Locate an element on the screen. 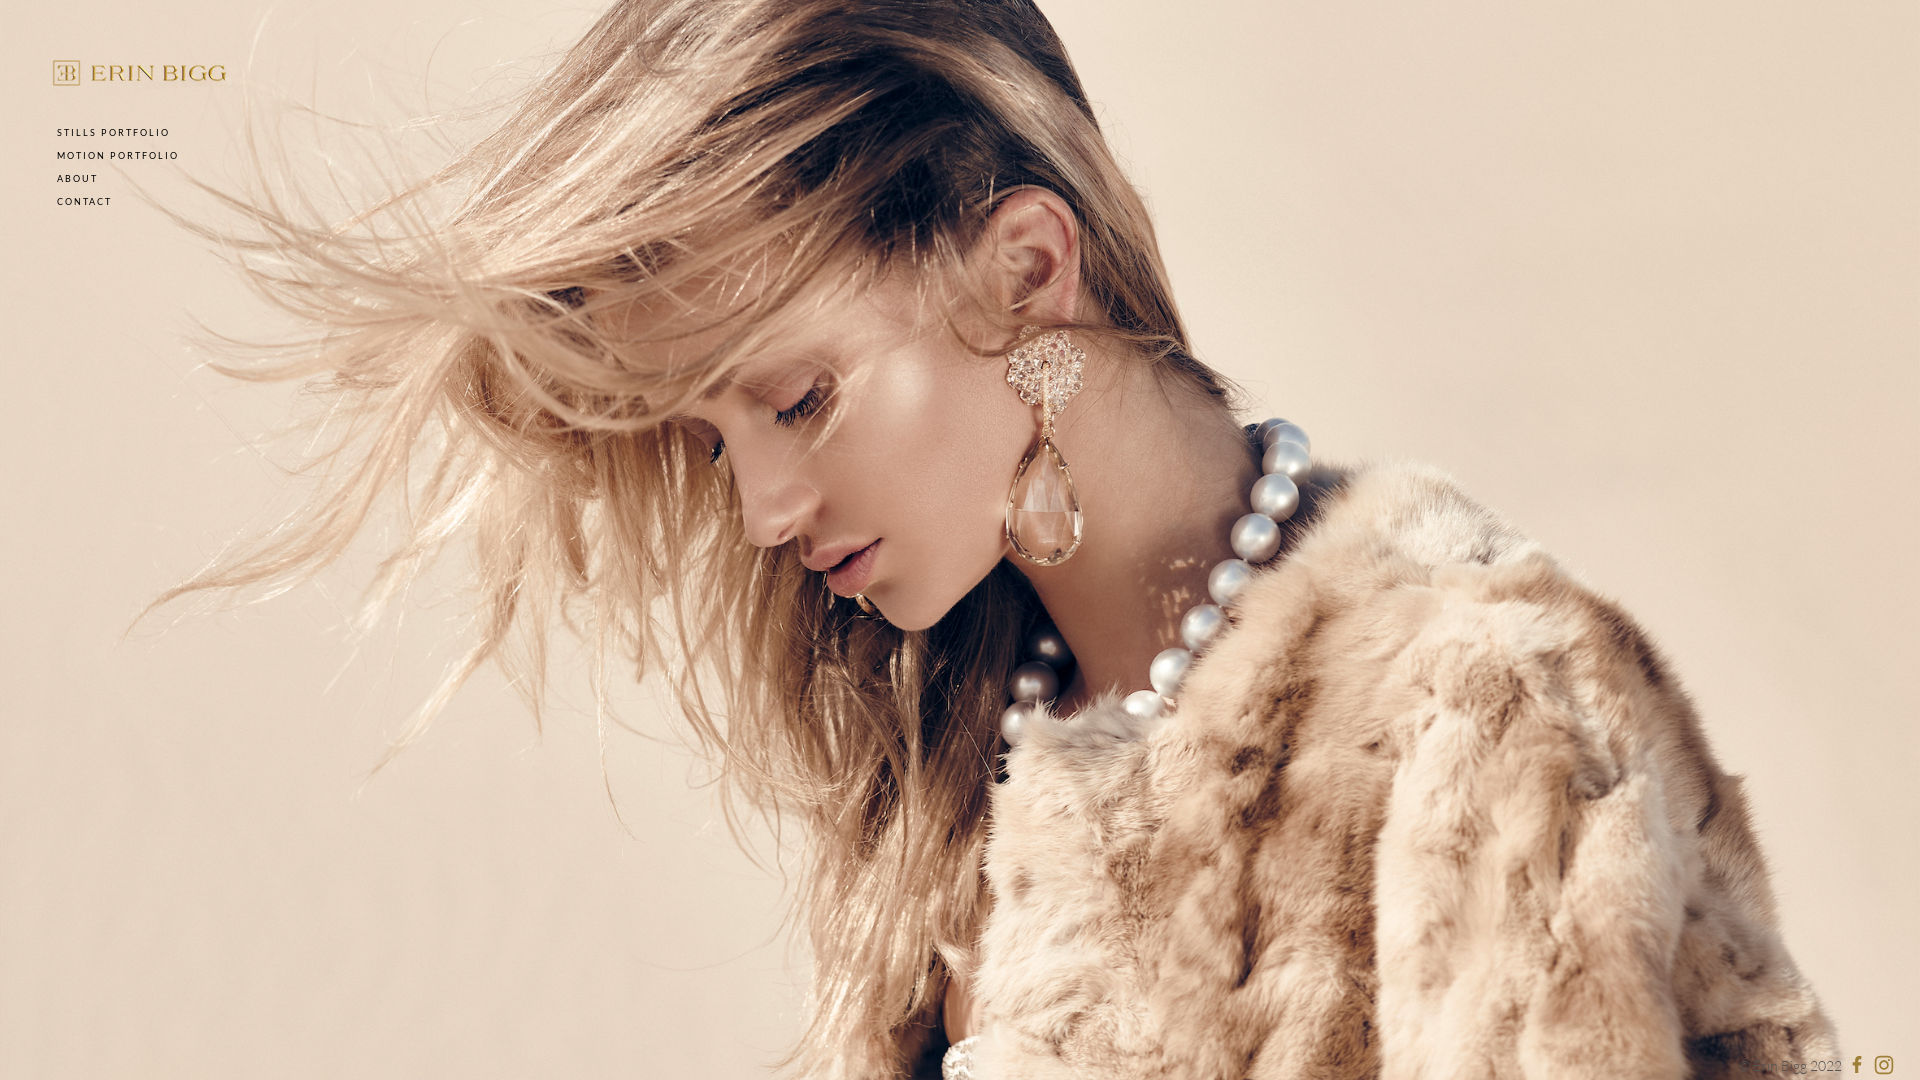 The height and width of the screenshot is (1080, 1920). 'STILLS PORTFOLIO' is located at coordinates (112, 132).